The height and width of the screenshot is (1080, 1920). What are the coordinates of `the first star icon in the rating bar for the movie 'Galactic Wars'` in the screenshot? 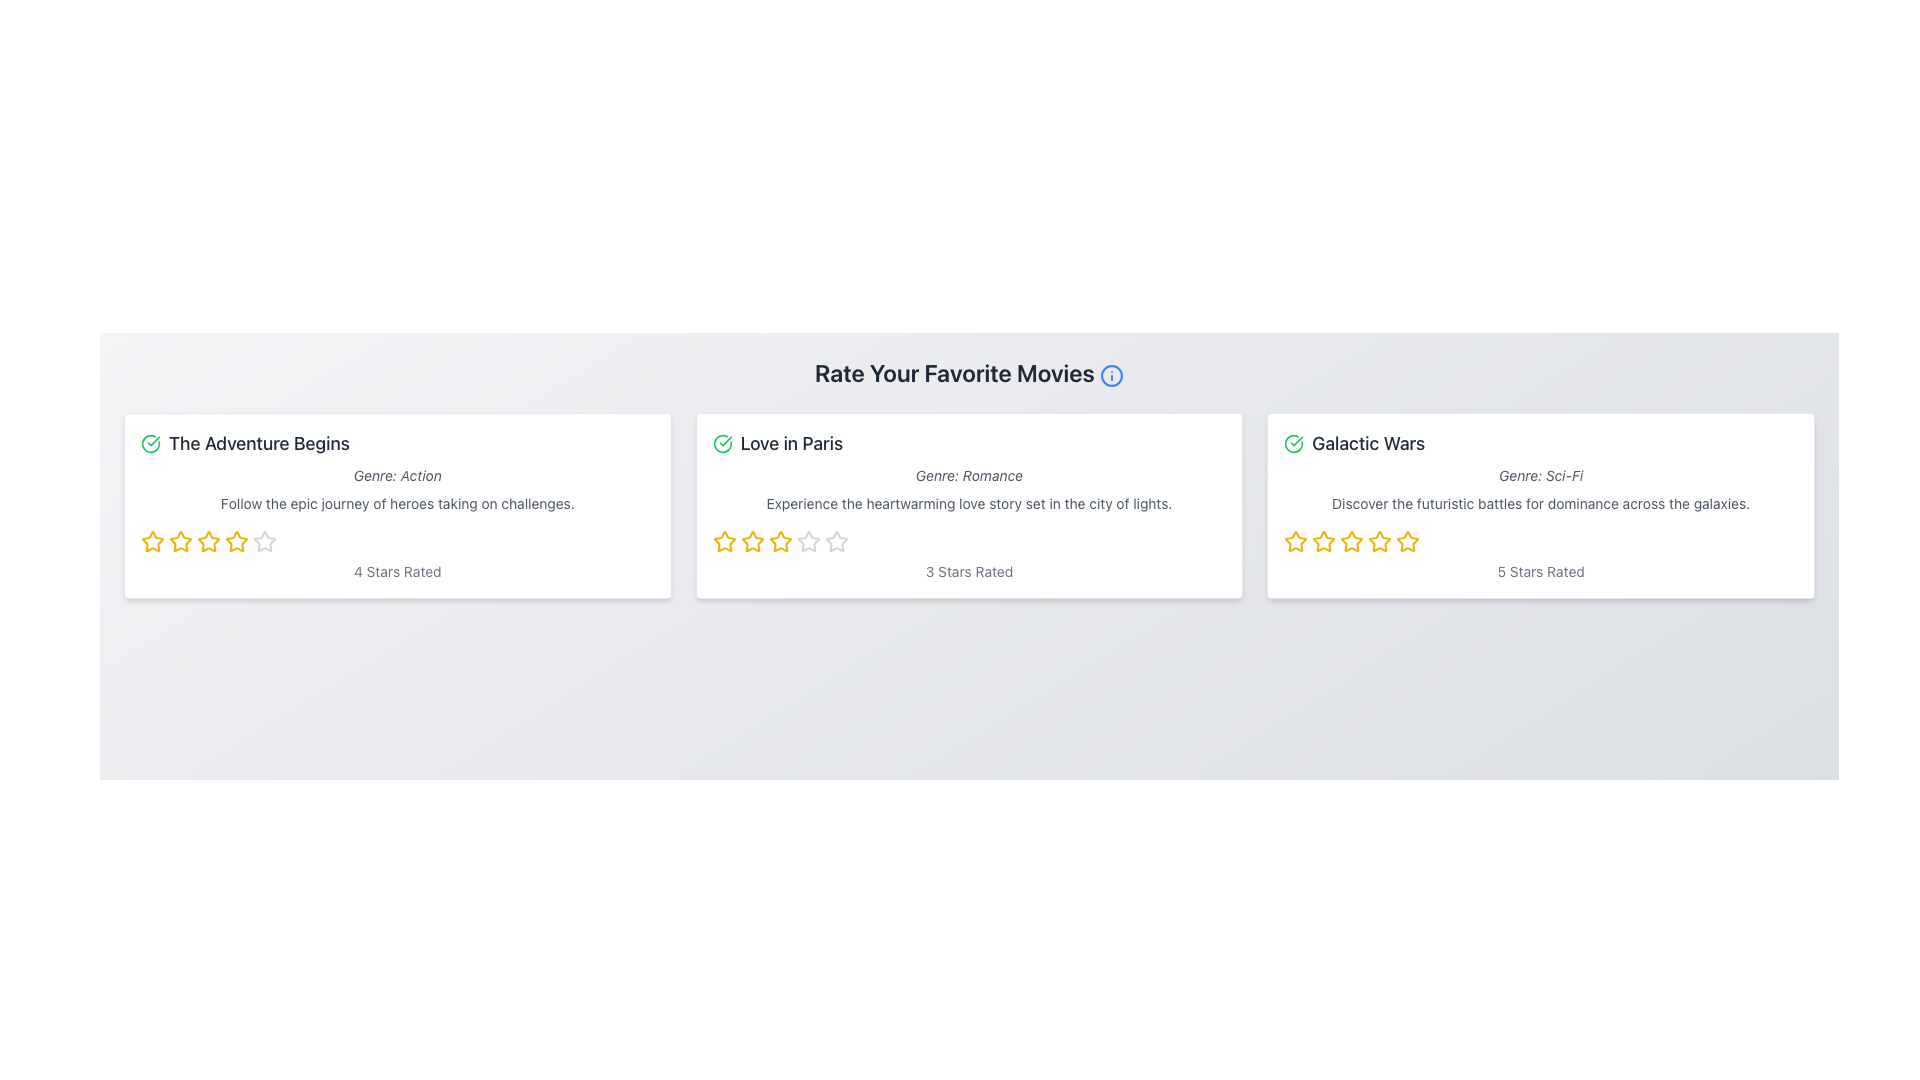 It's located at (1296, 542).